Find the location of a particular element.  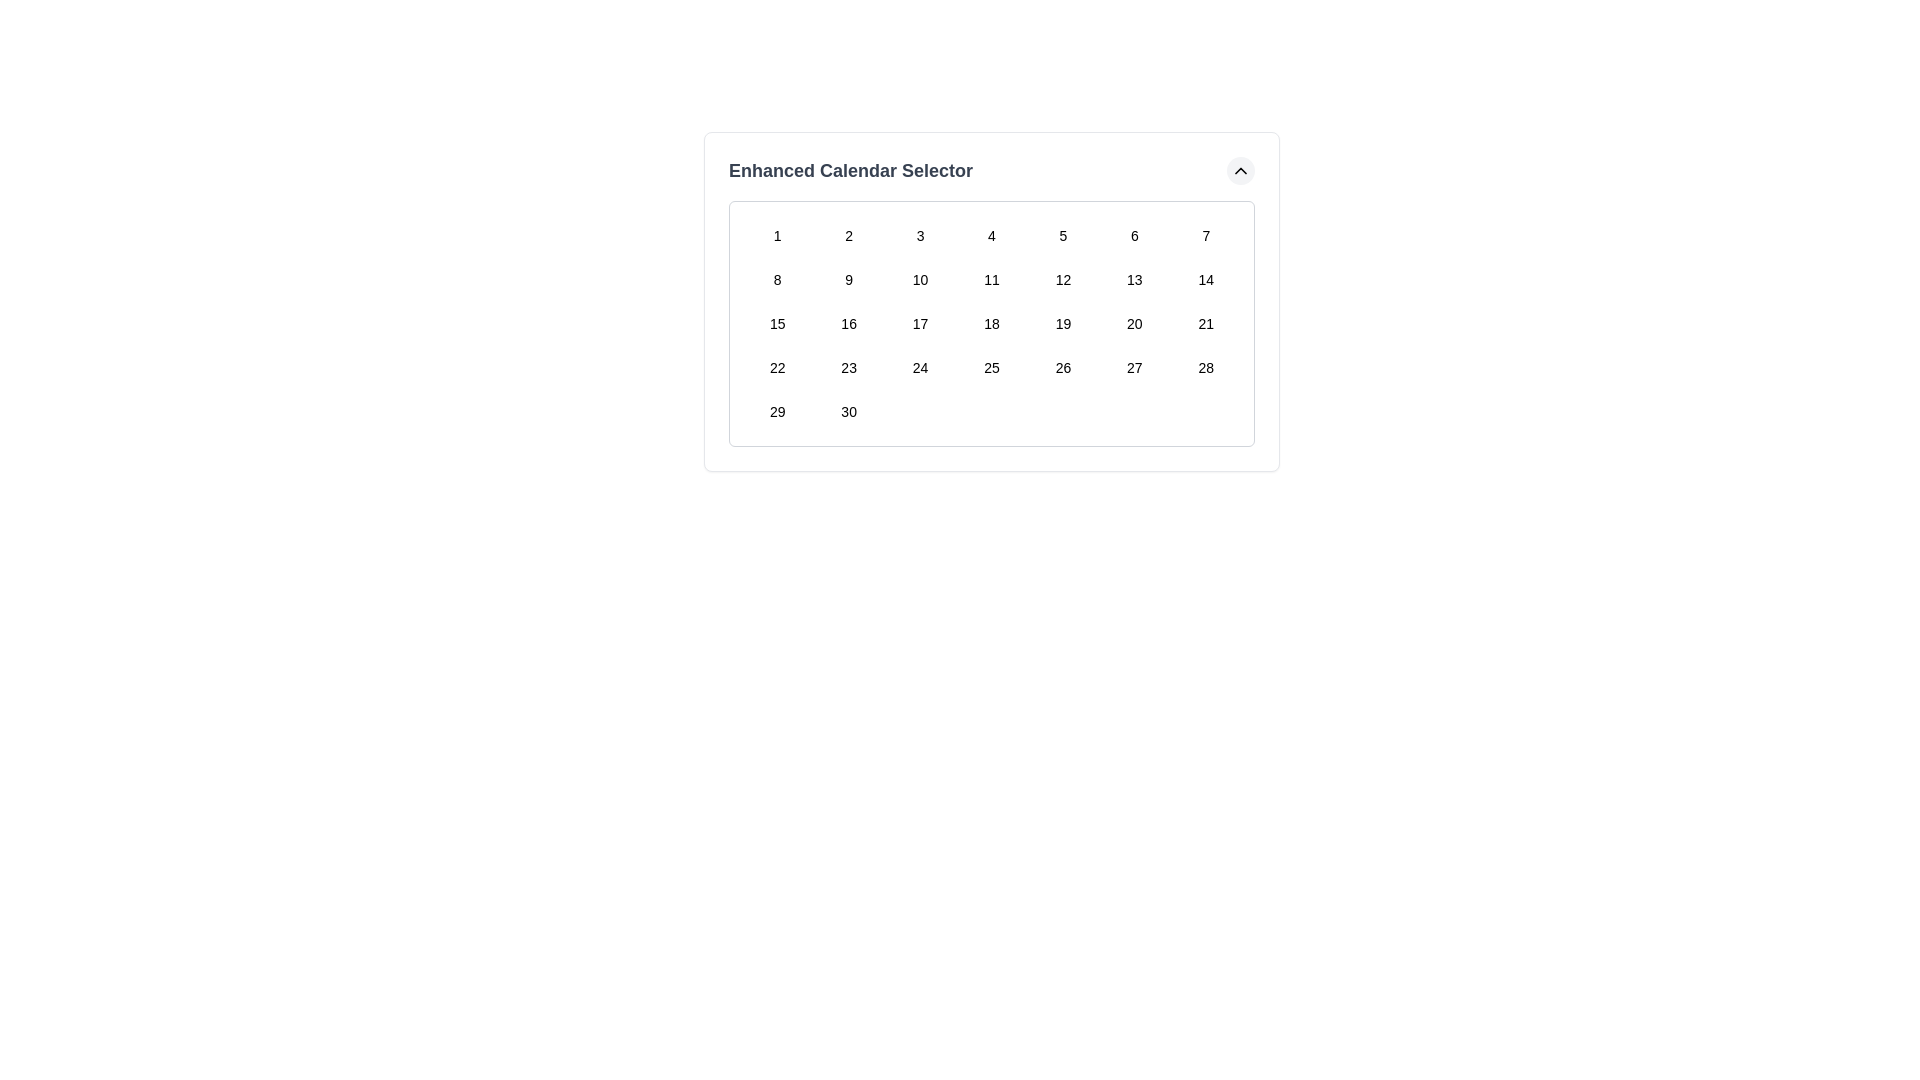

the button displaying the text '13' is located at coordinates (1134, 280).